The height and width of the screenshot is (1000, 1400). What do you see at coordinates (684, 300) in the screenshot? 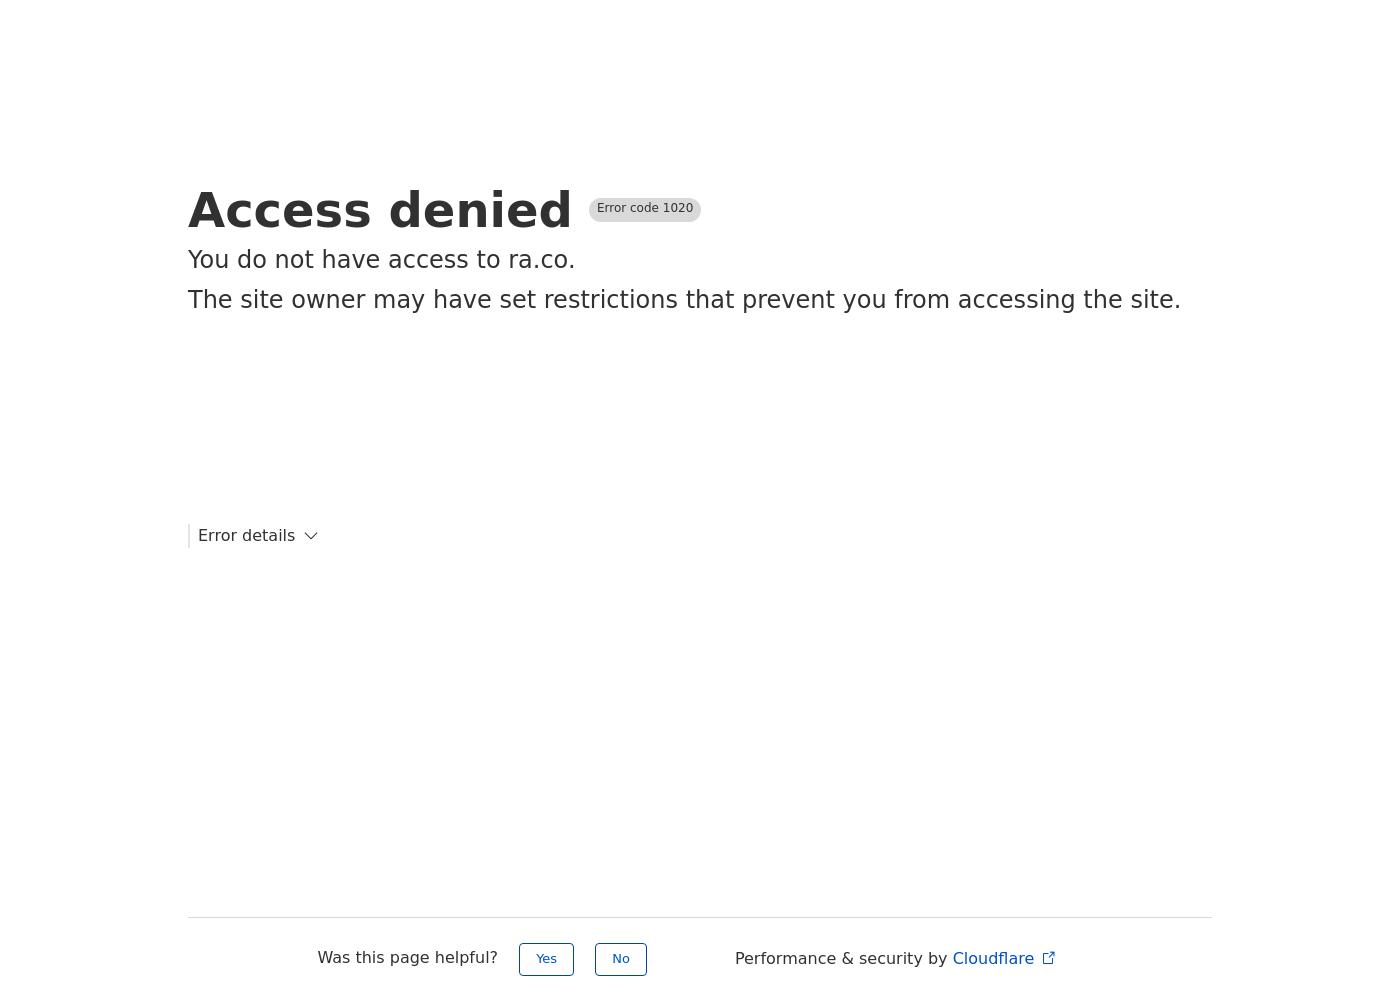
I see `'The site owner may have set restrictions that prevent you from accessing the site.'` at bounding box center [684, 300].